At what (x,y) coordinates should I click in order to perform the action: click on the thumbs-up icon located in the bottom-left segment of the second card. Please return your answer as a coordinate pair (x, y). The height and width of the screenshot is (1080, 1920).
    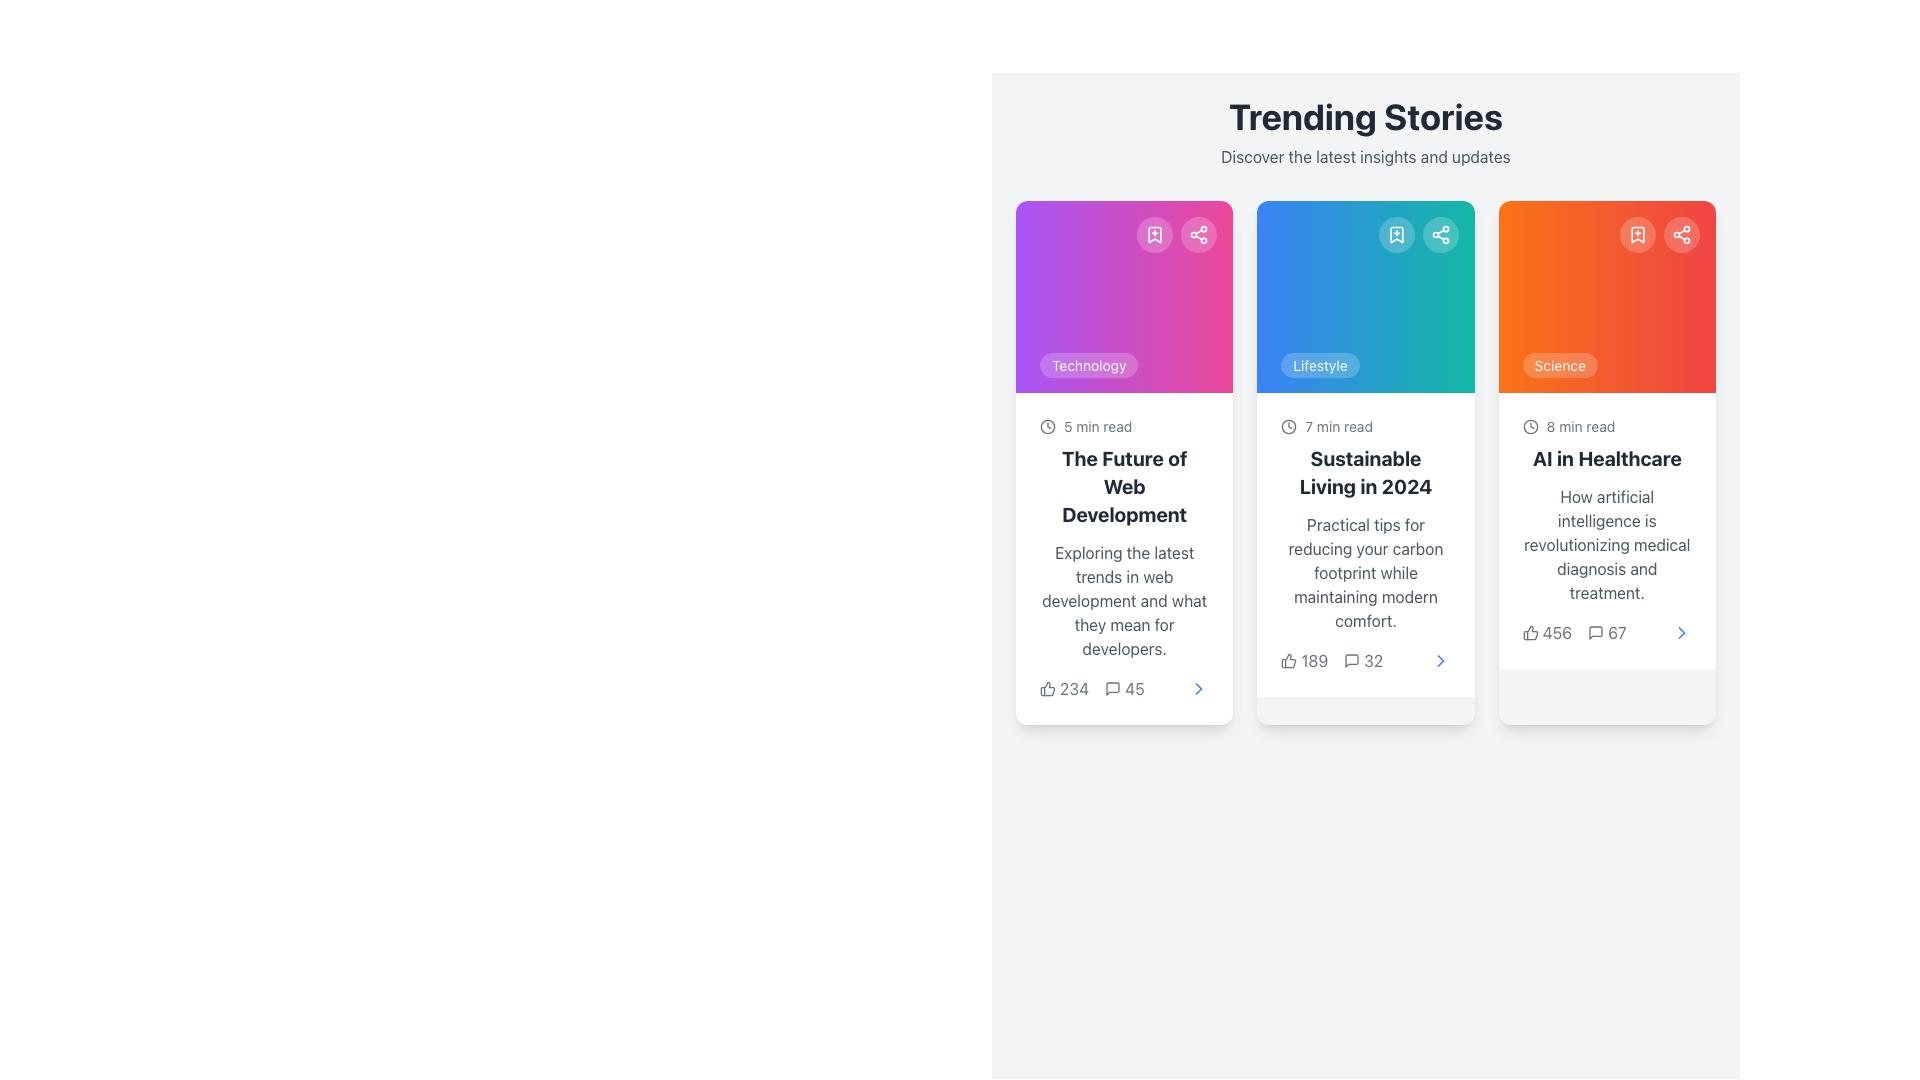
    Looking at the image, I should click on (1289, 660).